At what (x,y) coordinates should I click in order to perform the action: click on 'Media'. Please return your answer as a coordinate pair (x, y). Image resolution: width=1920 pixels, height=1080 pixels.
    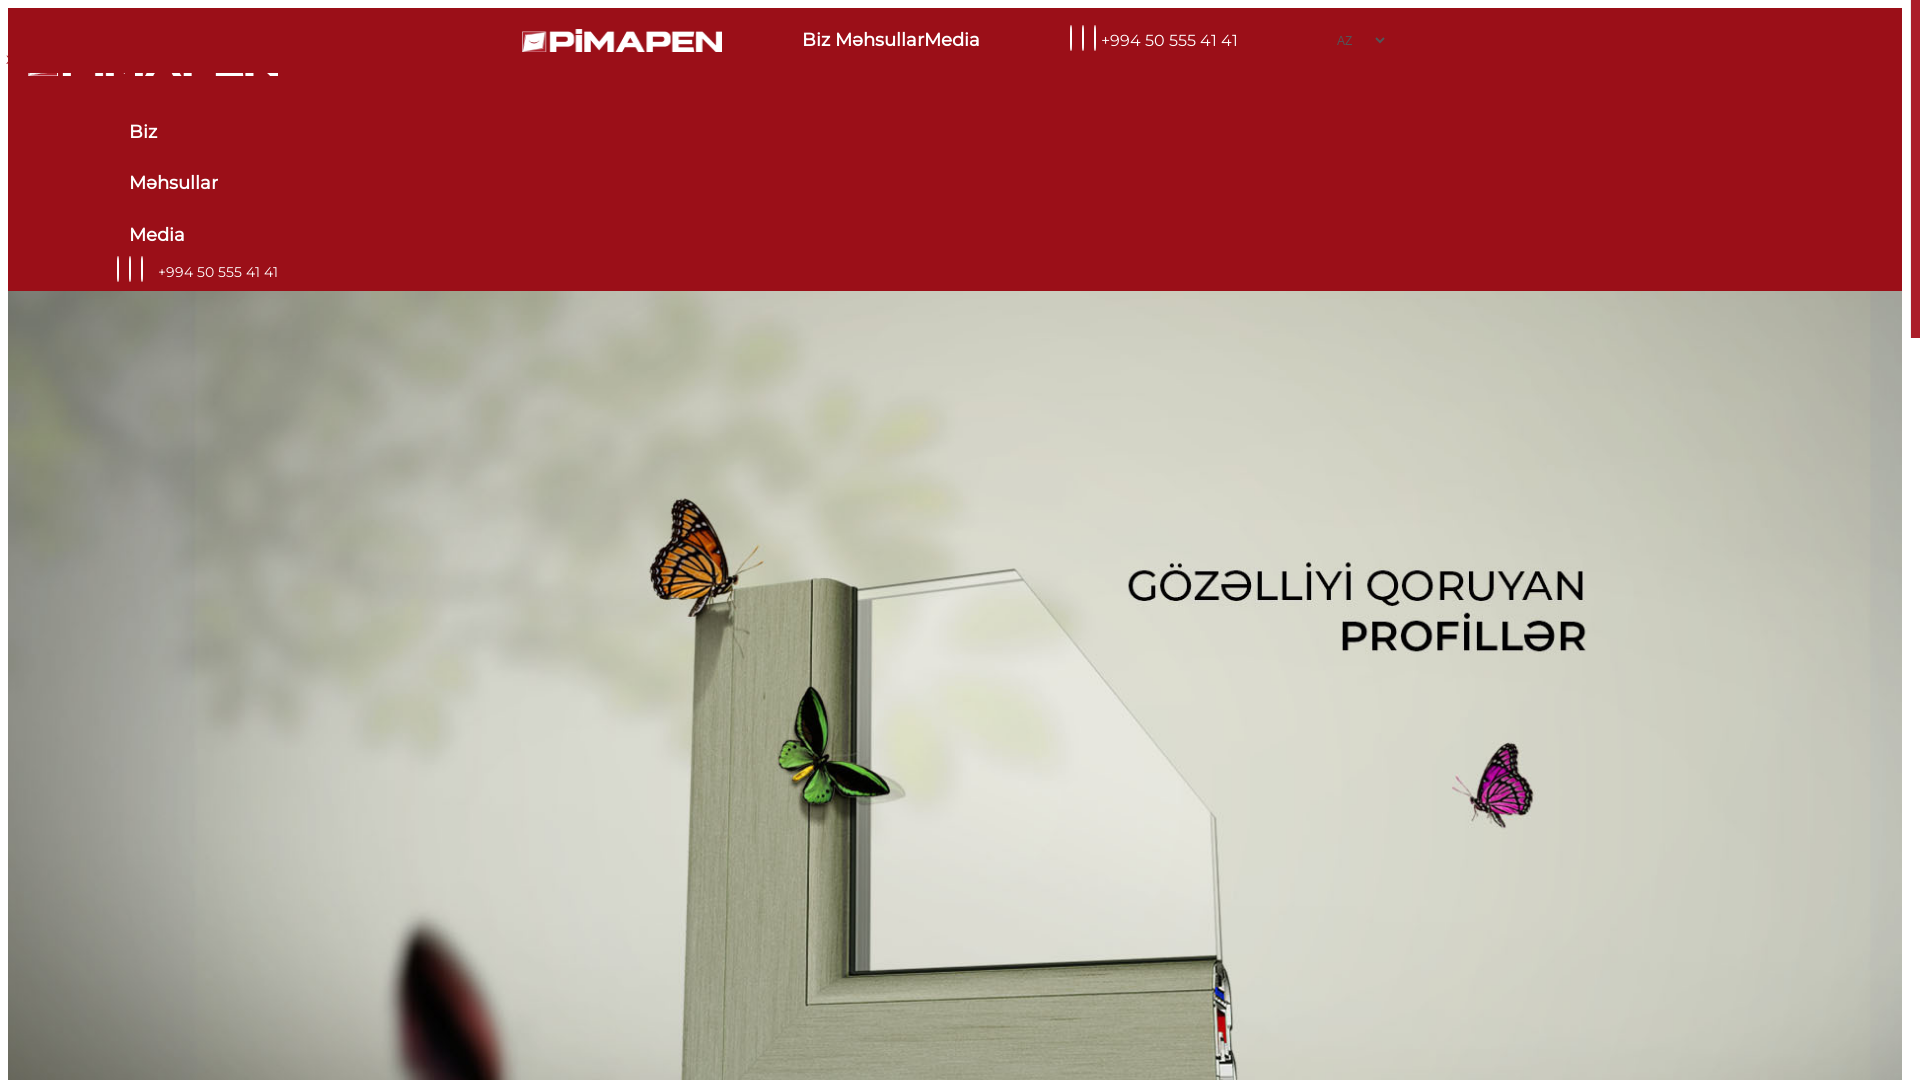
    Looking at the image, I should click on (953, 39).